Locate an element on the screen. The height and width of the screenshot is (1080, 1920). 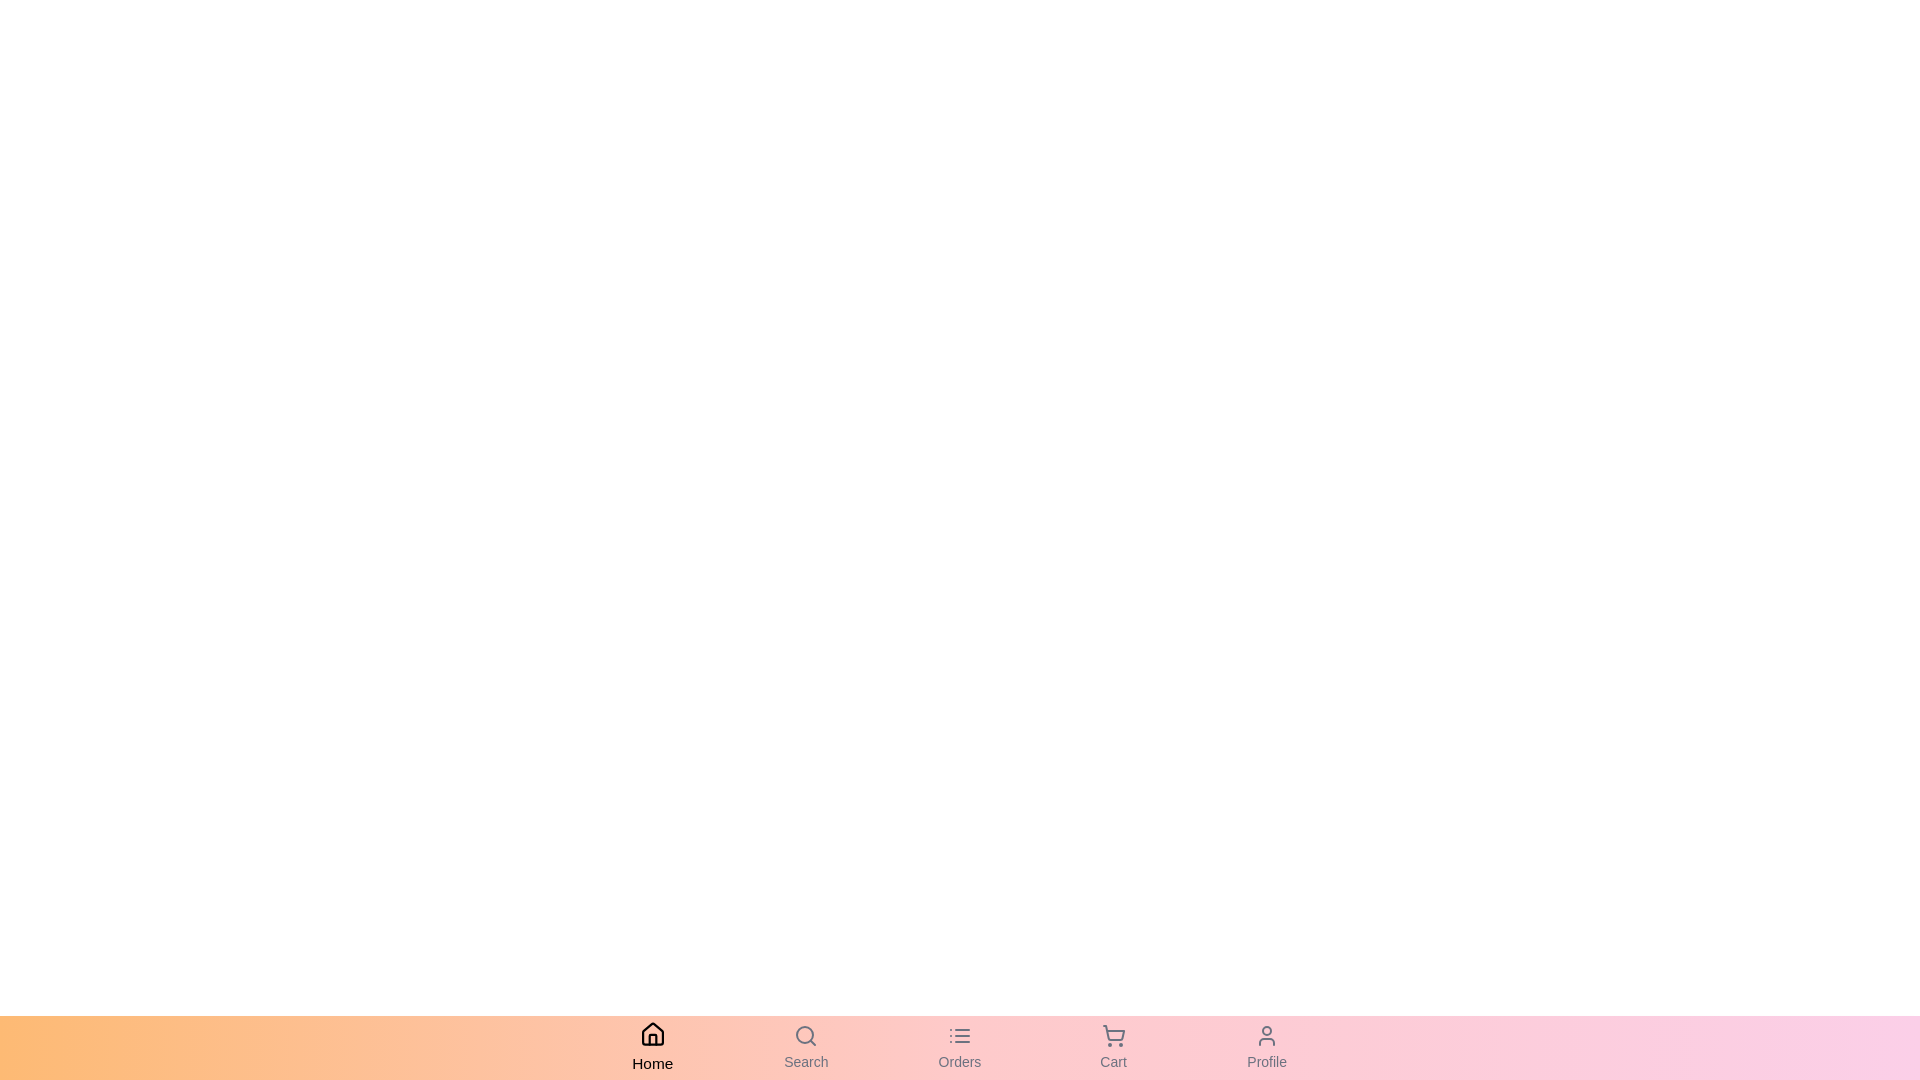
the tab Profile to observe its highlight is located at coordinates (1266, 1047).